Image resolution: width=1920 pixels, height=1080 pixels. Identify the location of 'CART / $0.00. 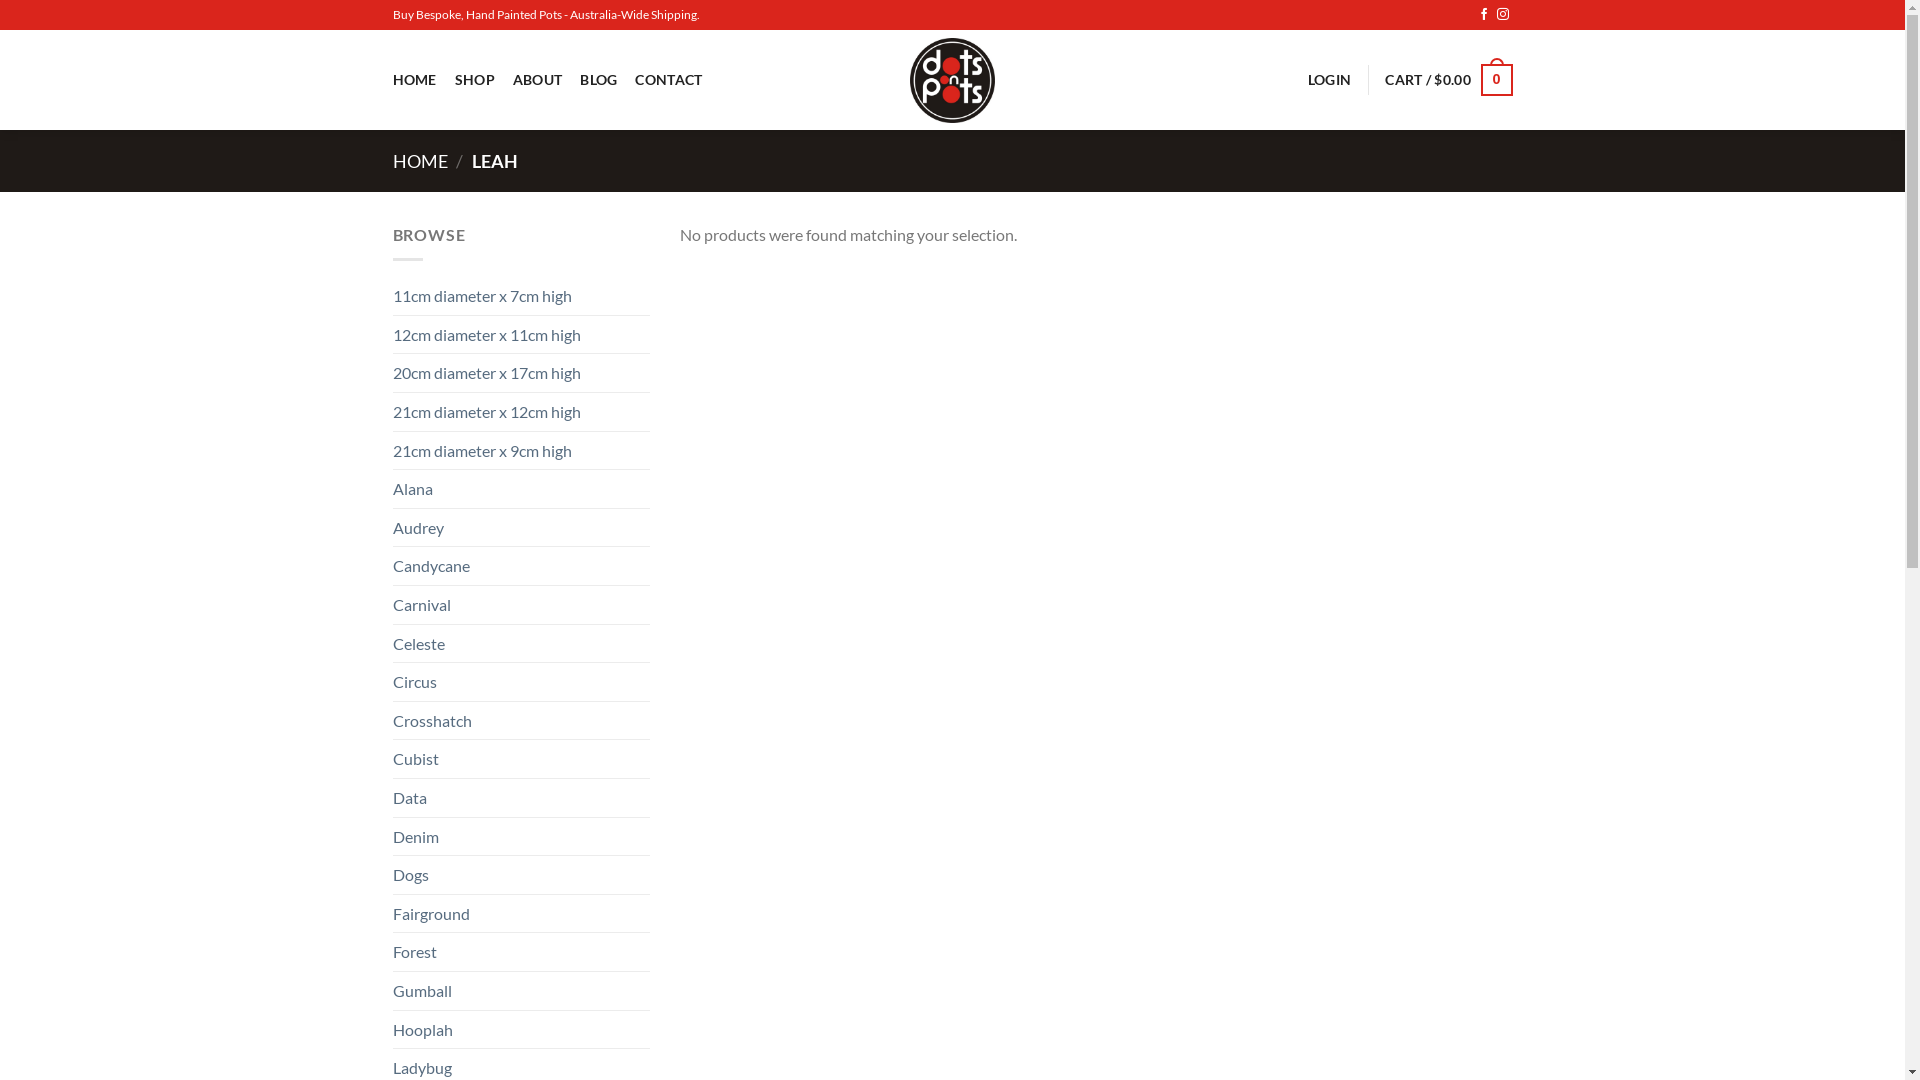
(1448, 79).